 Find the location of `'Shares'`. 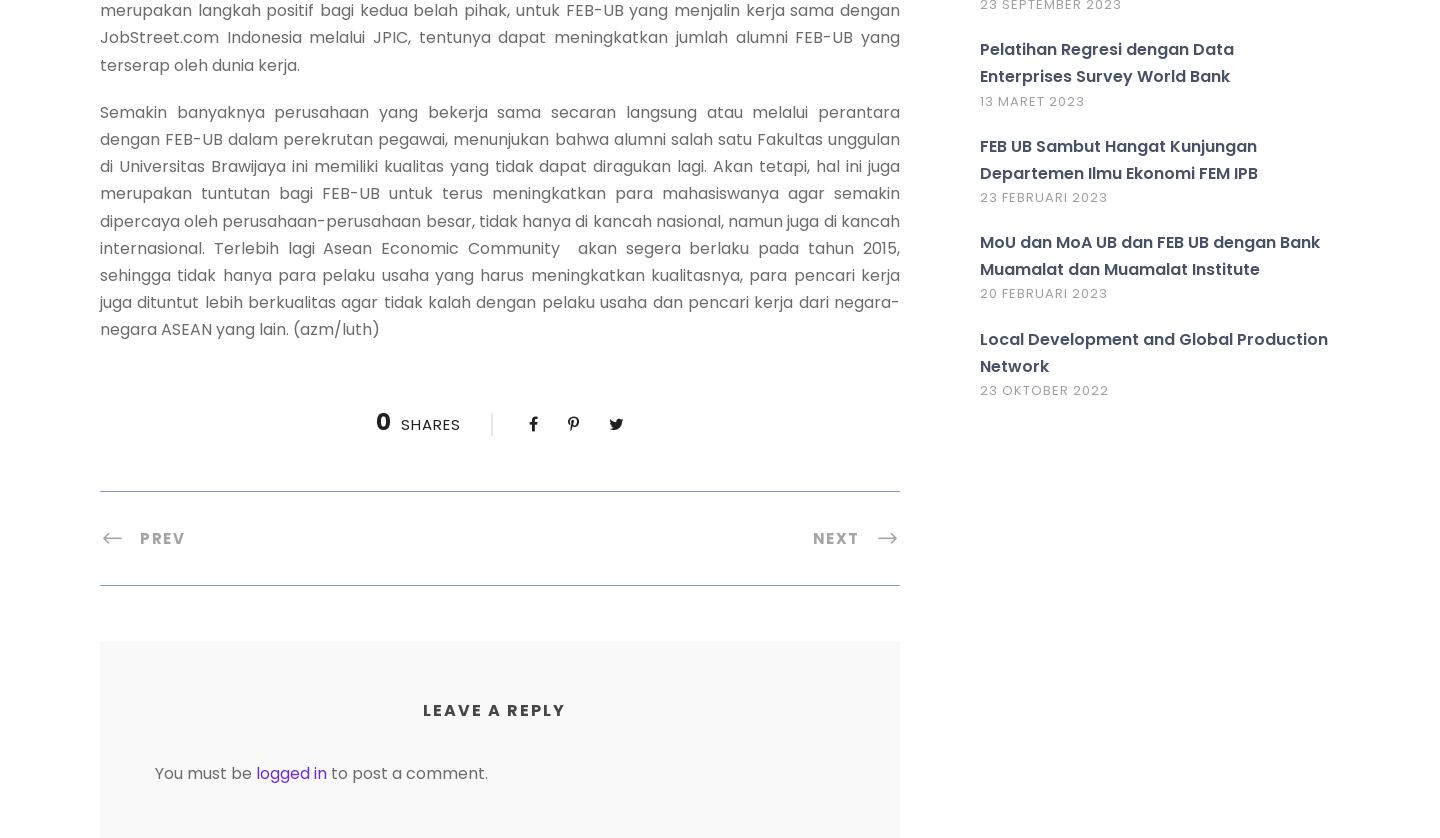

'Shares' is located at coordinates (429, 424).